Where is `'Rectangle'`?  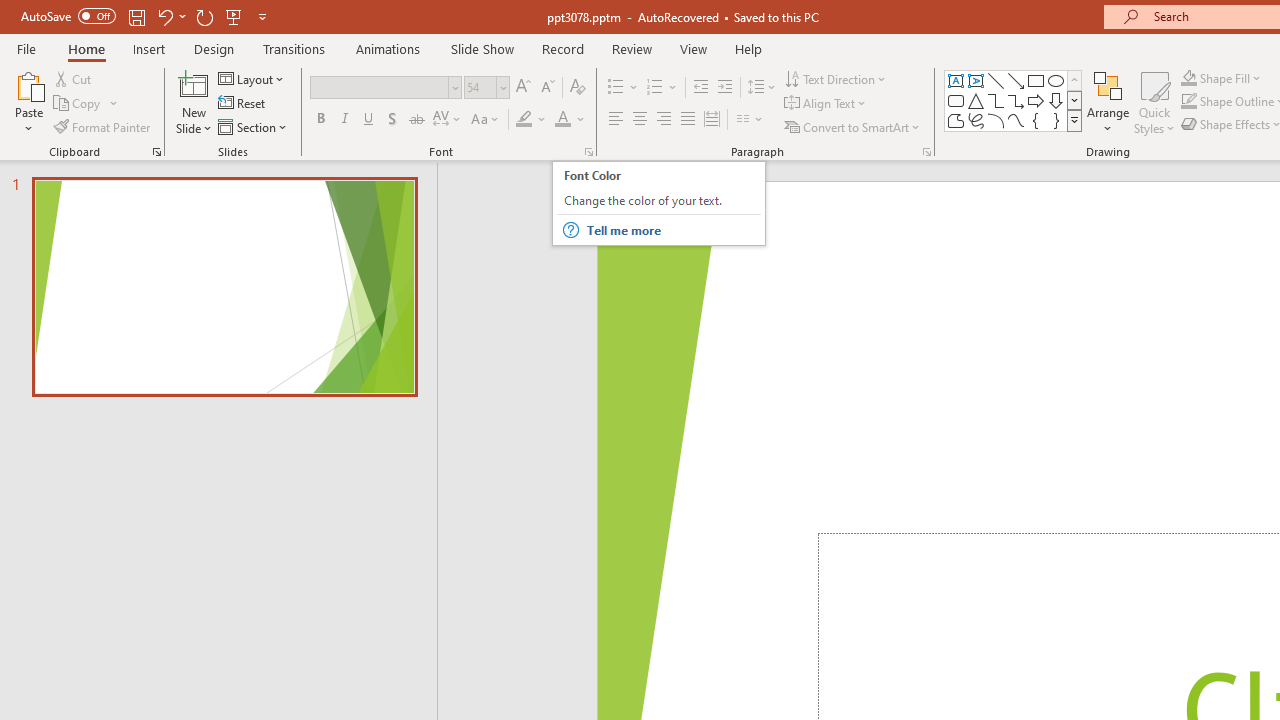 'Rectangle' is located at coordinates (1036, 80).